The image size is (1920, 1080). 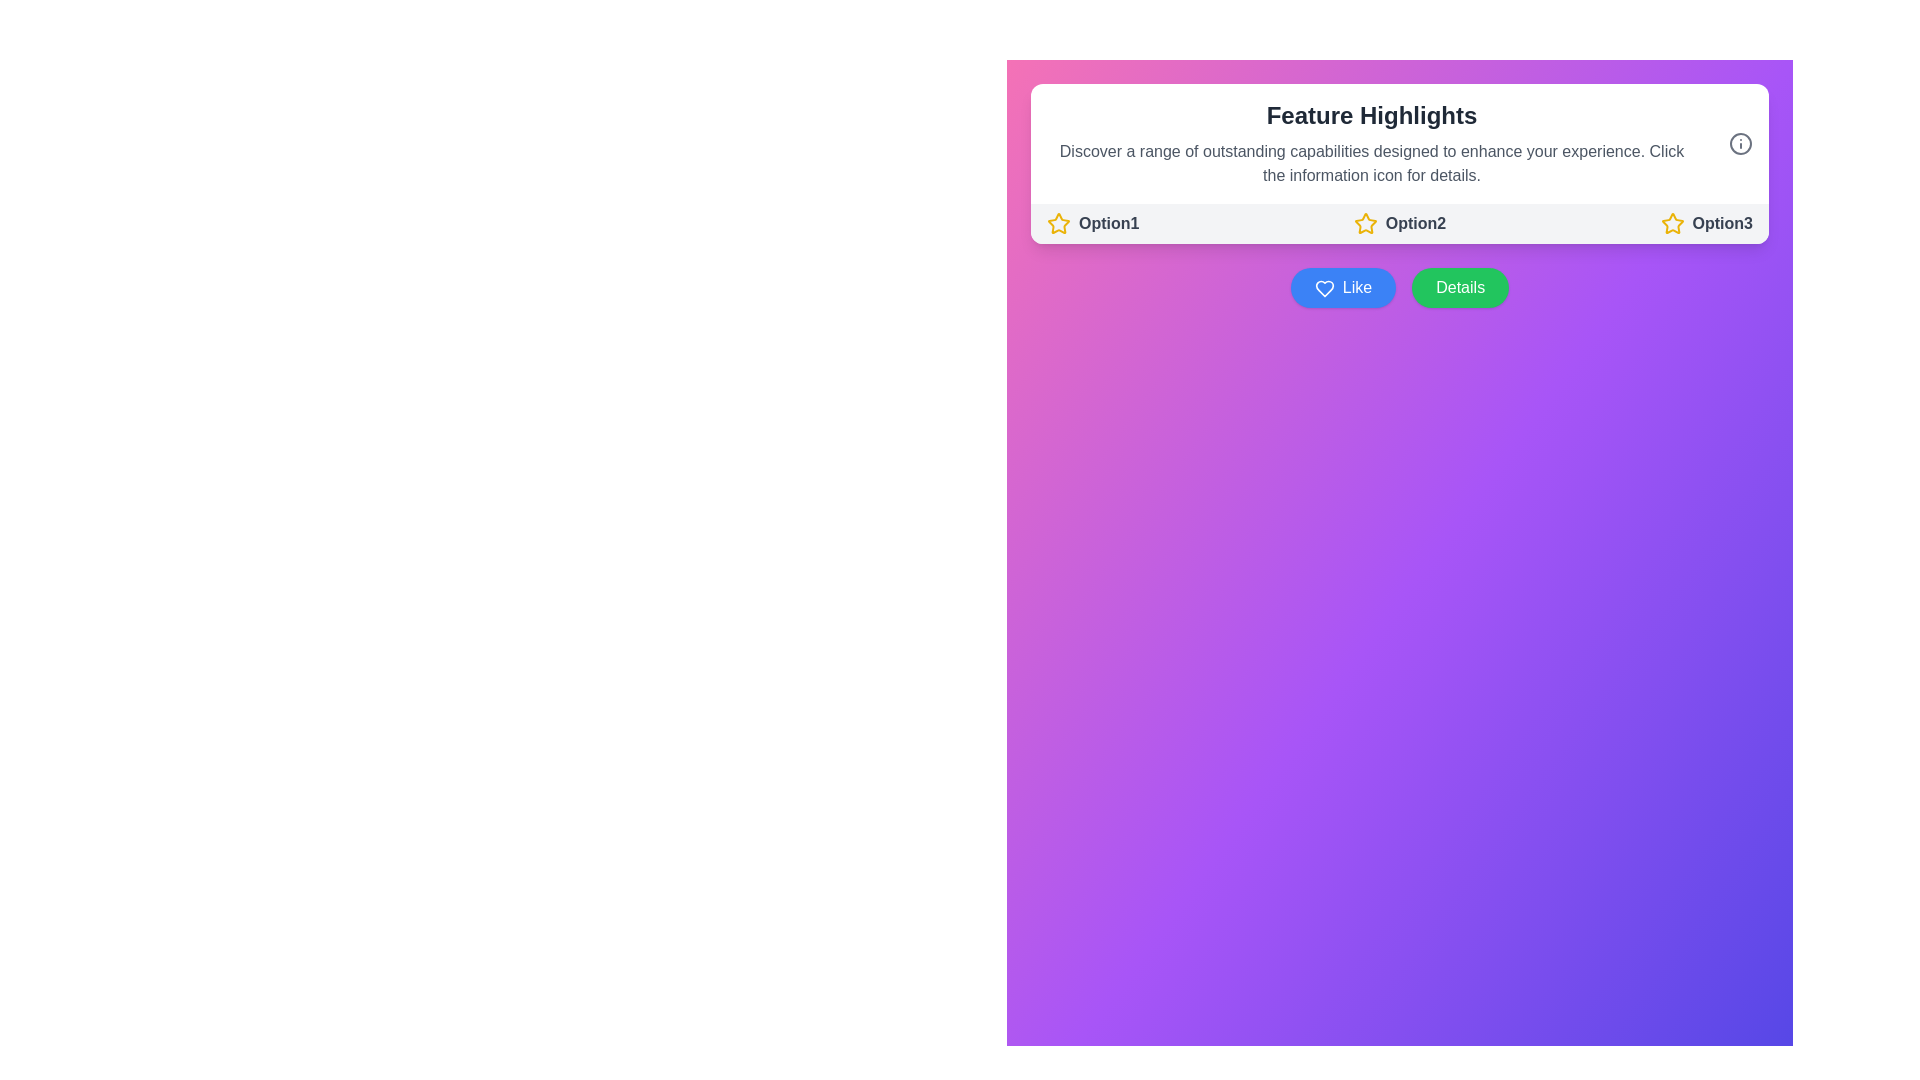 What do you see at coordinates (1364, 223) in the screenshot?
I see `the yellow star icon that represents a selectable option in the row under 'Feature Highlights'` at bounding box center [1364, 223].